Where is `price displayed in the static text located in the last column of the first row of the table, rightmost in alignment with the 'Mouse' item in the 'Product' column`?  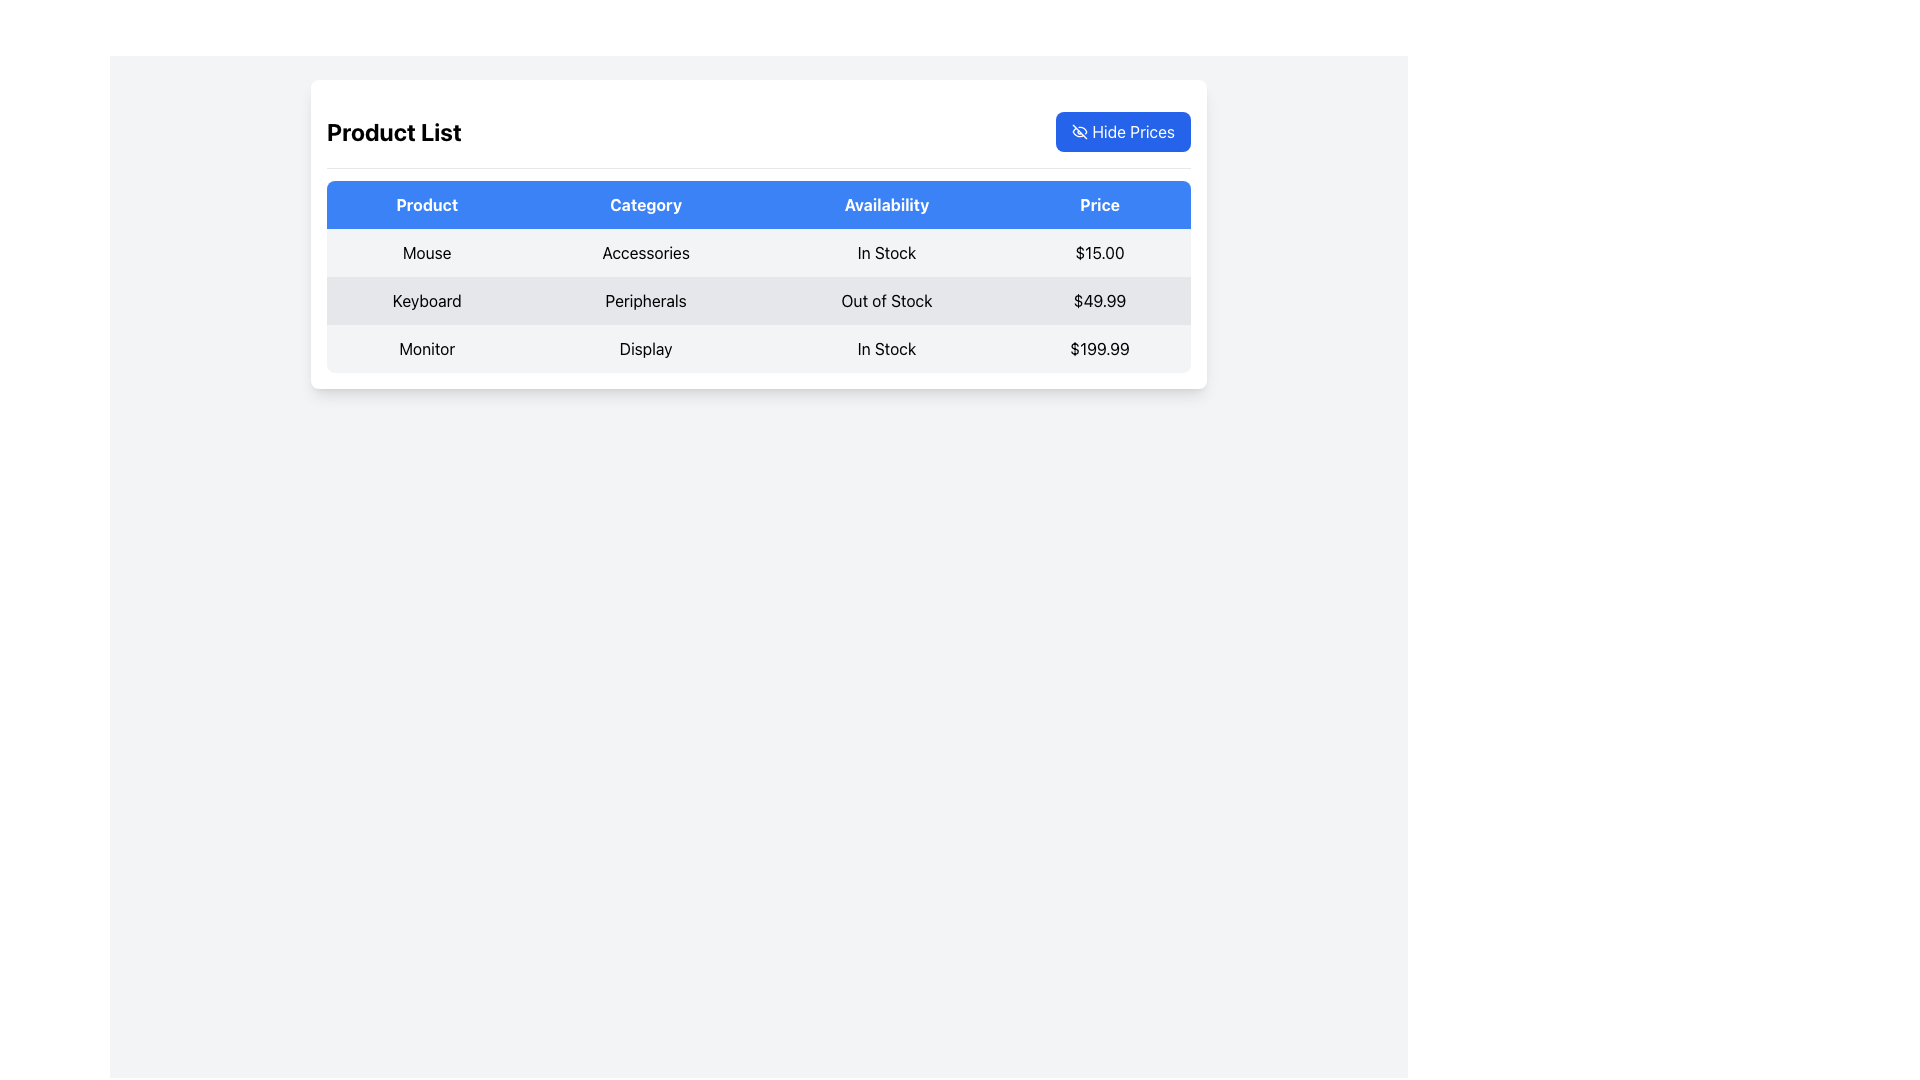
price displayed in the static text located in the last column of the first row of the table, rightmost in alignment with the 'Mouse' item in the 'Product' column is located at coordinates (1098, 252).